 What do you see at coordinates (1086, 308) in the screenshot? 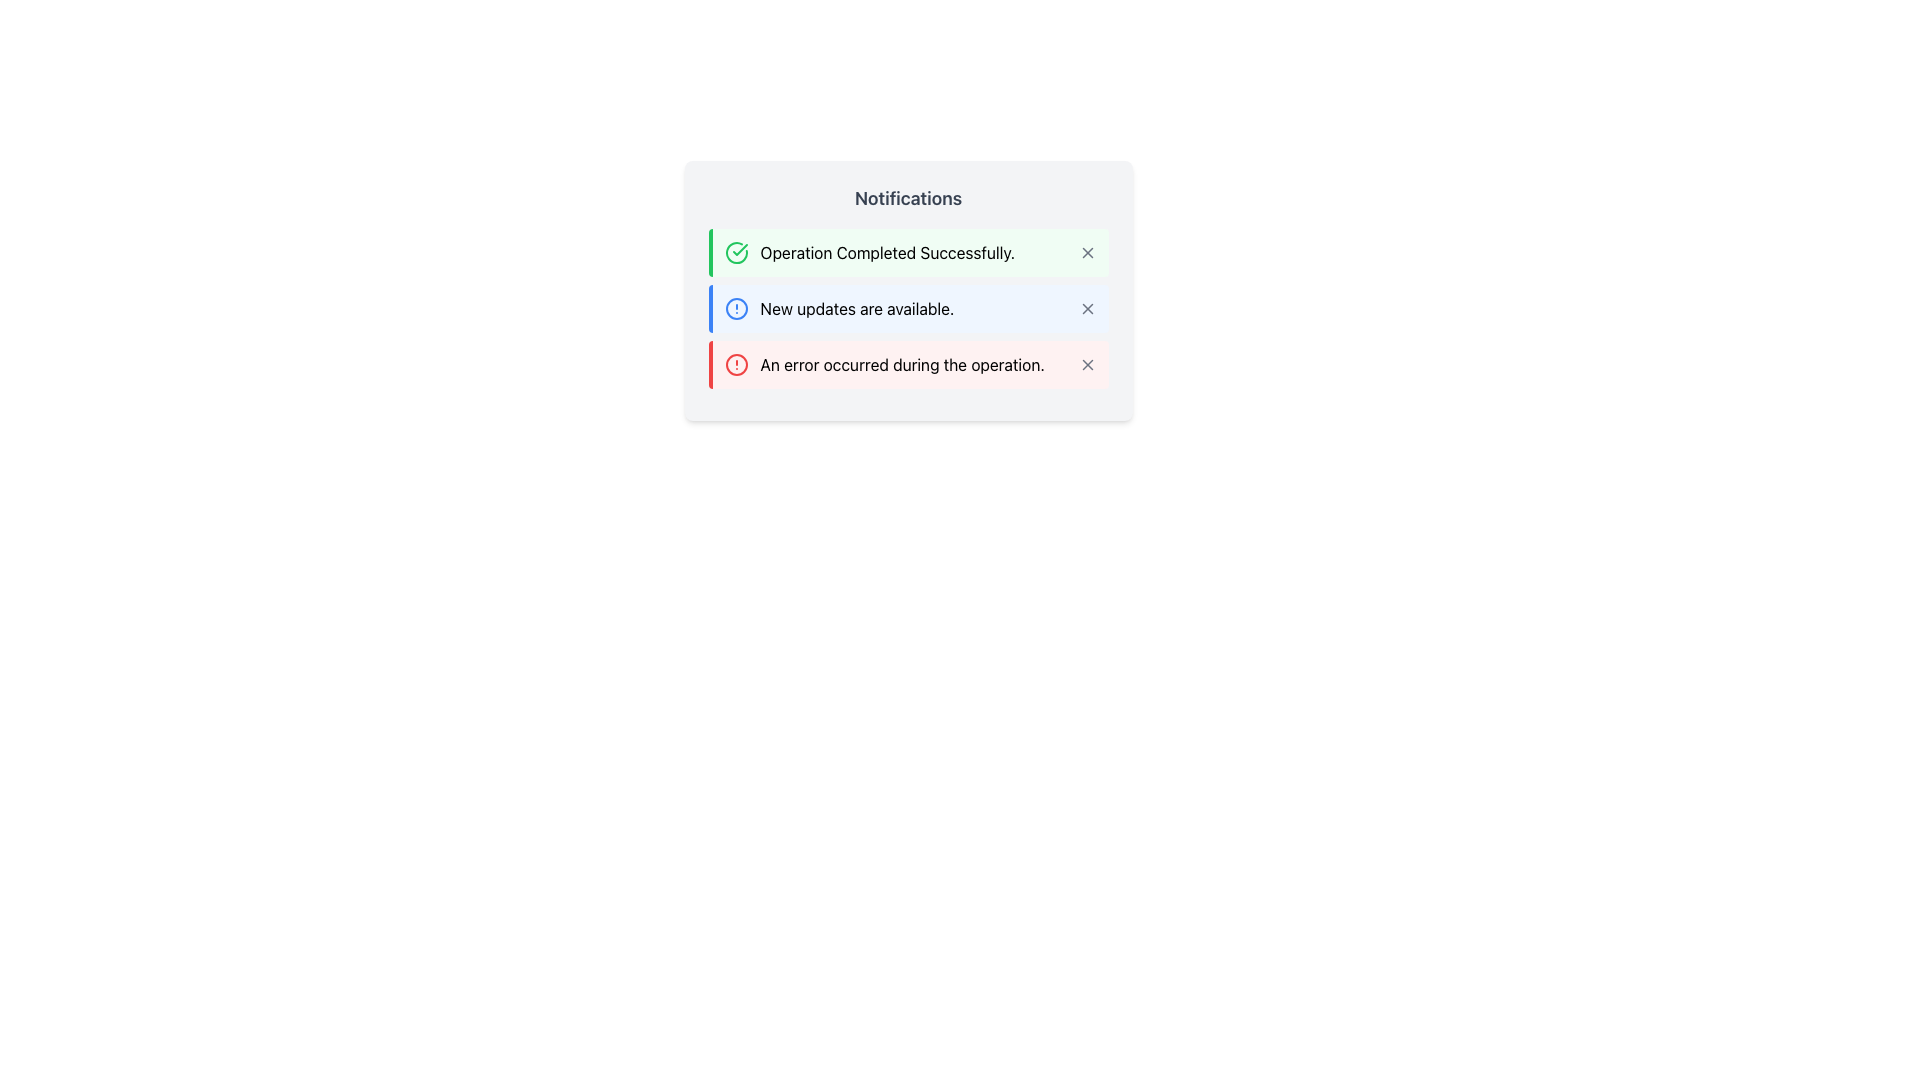
I see `the gray 'X' icon located at the far right of the notification panel that says 'New updates are available'` at bounding box center [1086, 308].